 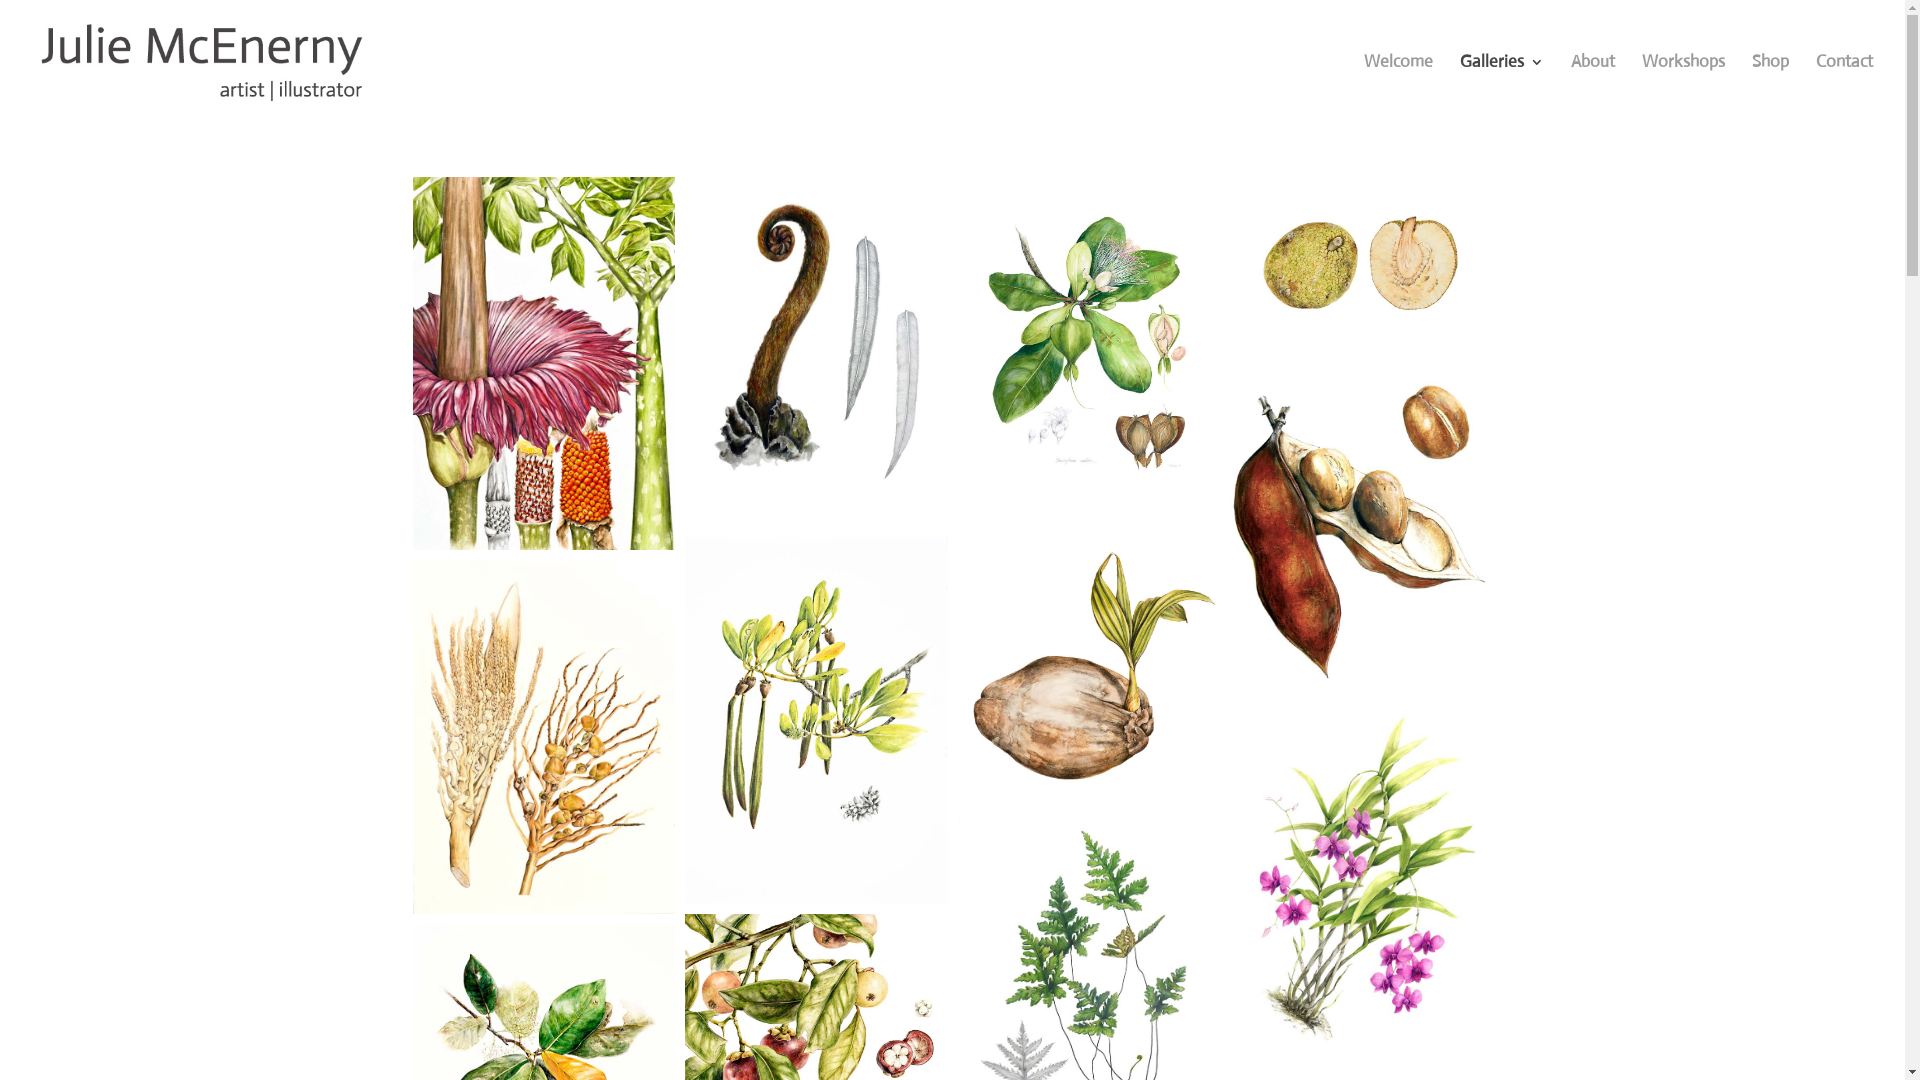 I want to click on 'Castanospermum-australe-seedpod_2009', so click(x=1228, y=531).